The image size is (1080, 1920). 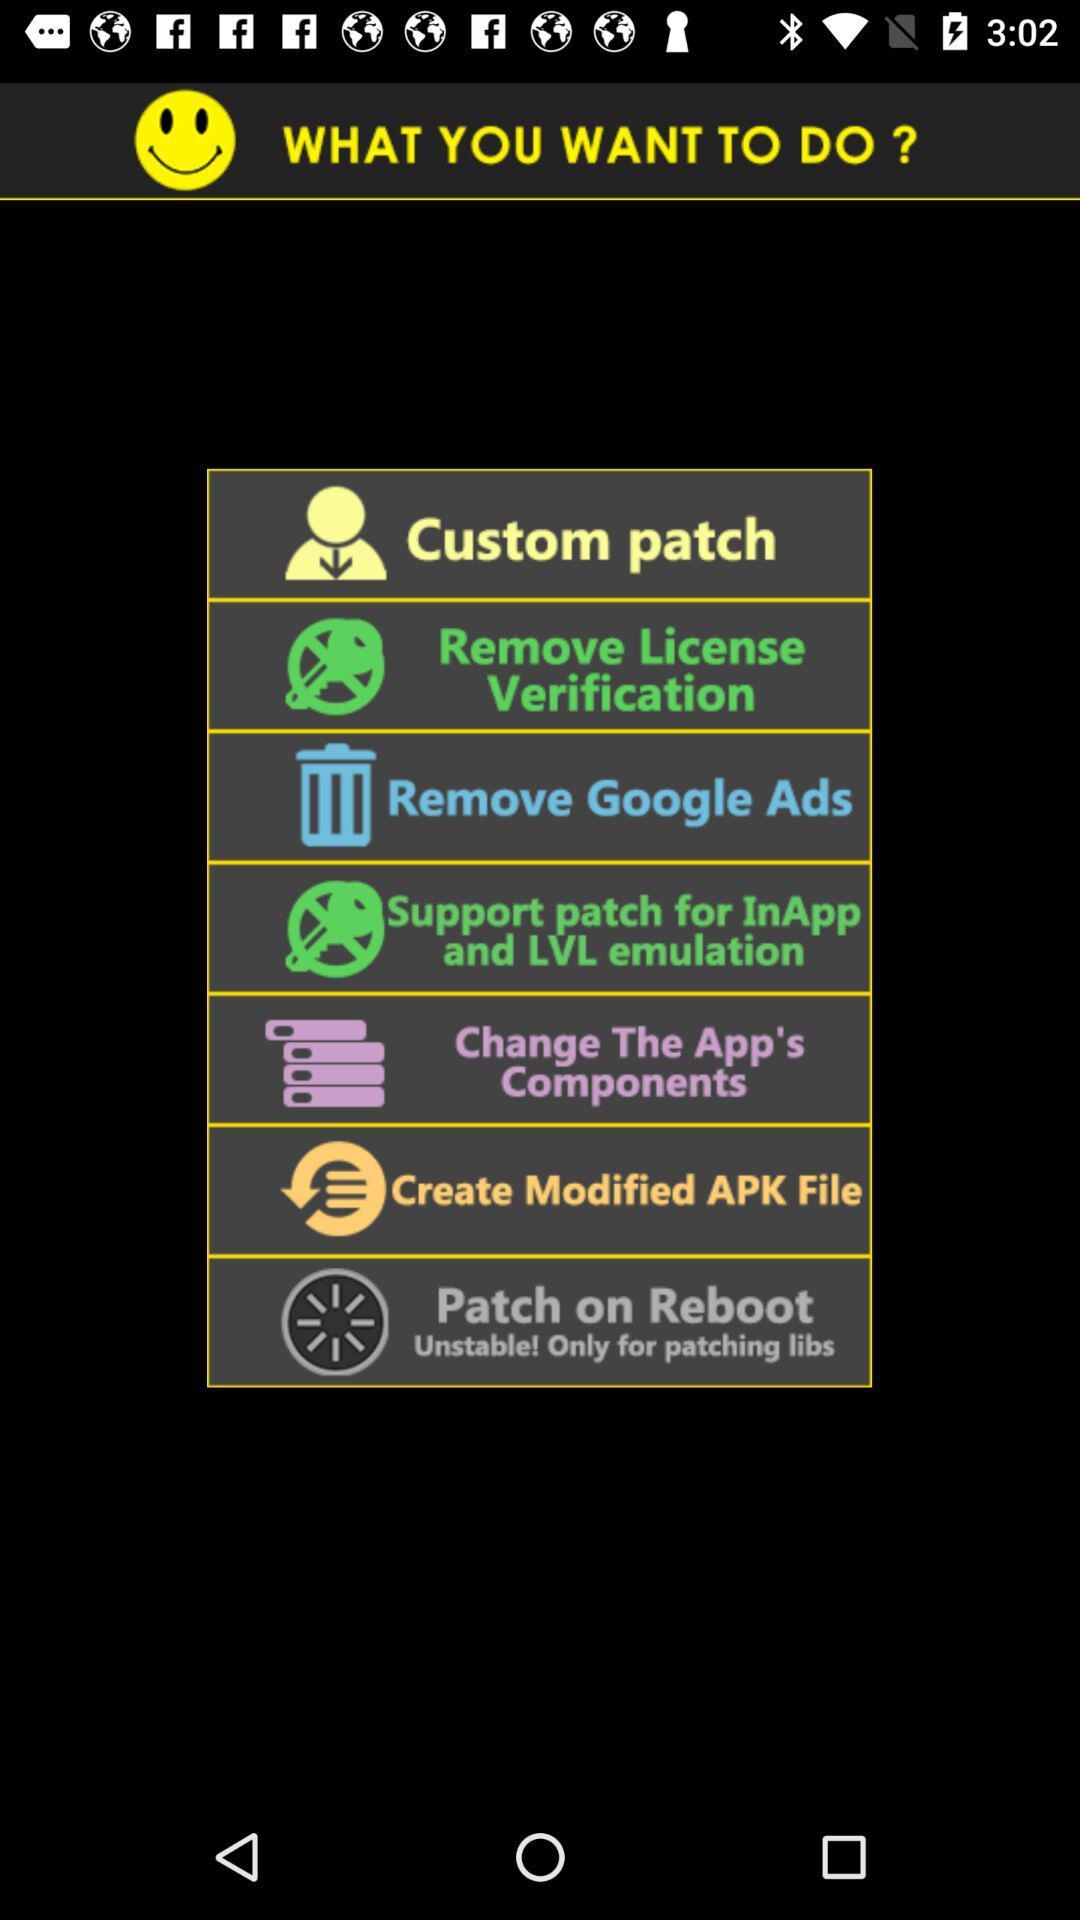 What do you see at coordinates (538, 1058) in the screenshot?
I see `change the app 's components` at bounding box center [538, 1058].